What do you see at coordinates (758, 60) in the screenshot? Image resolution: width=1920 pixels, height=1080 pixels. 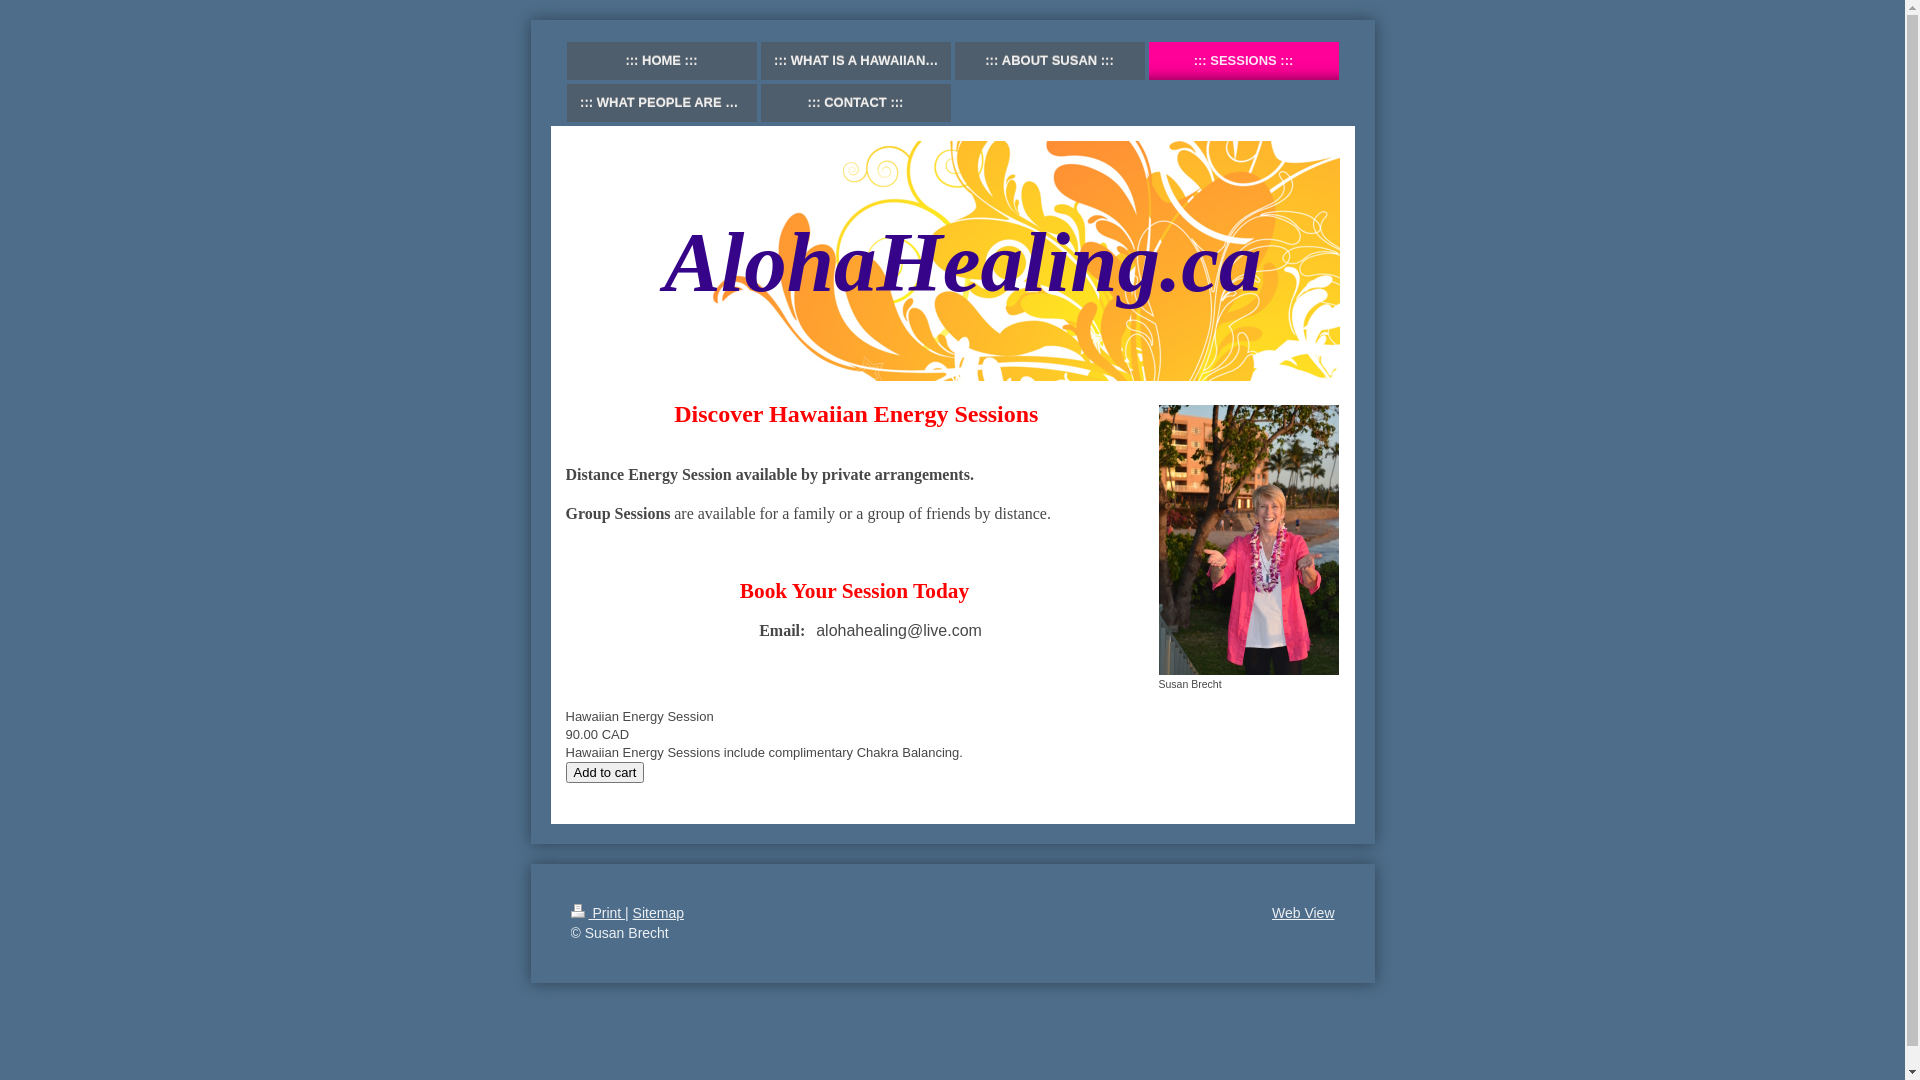 I see `'WHAT IS A HAWAIIAN ENERGY SESSION?'` at bounding box center [758, 60].